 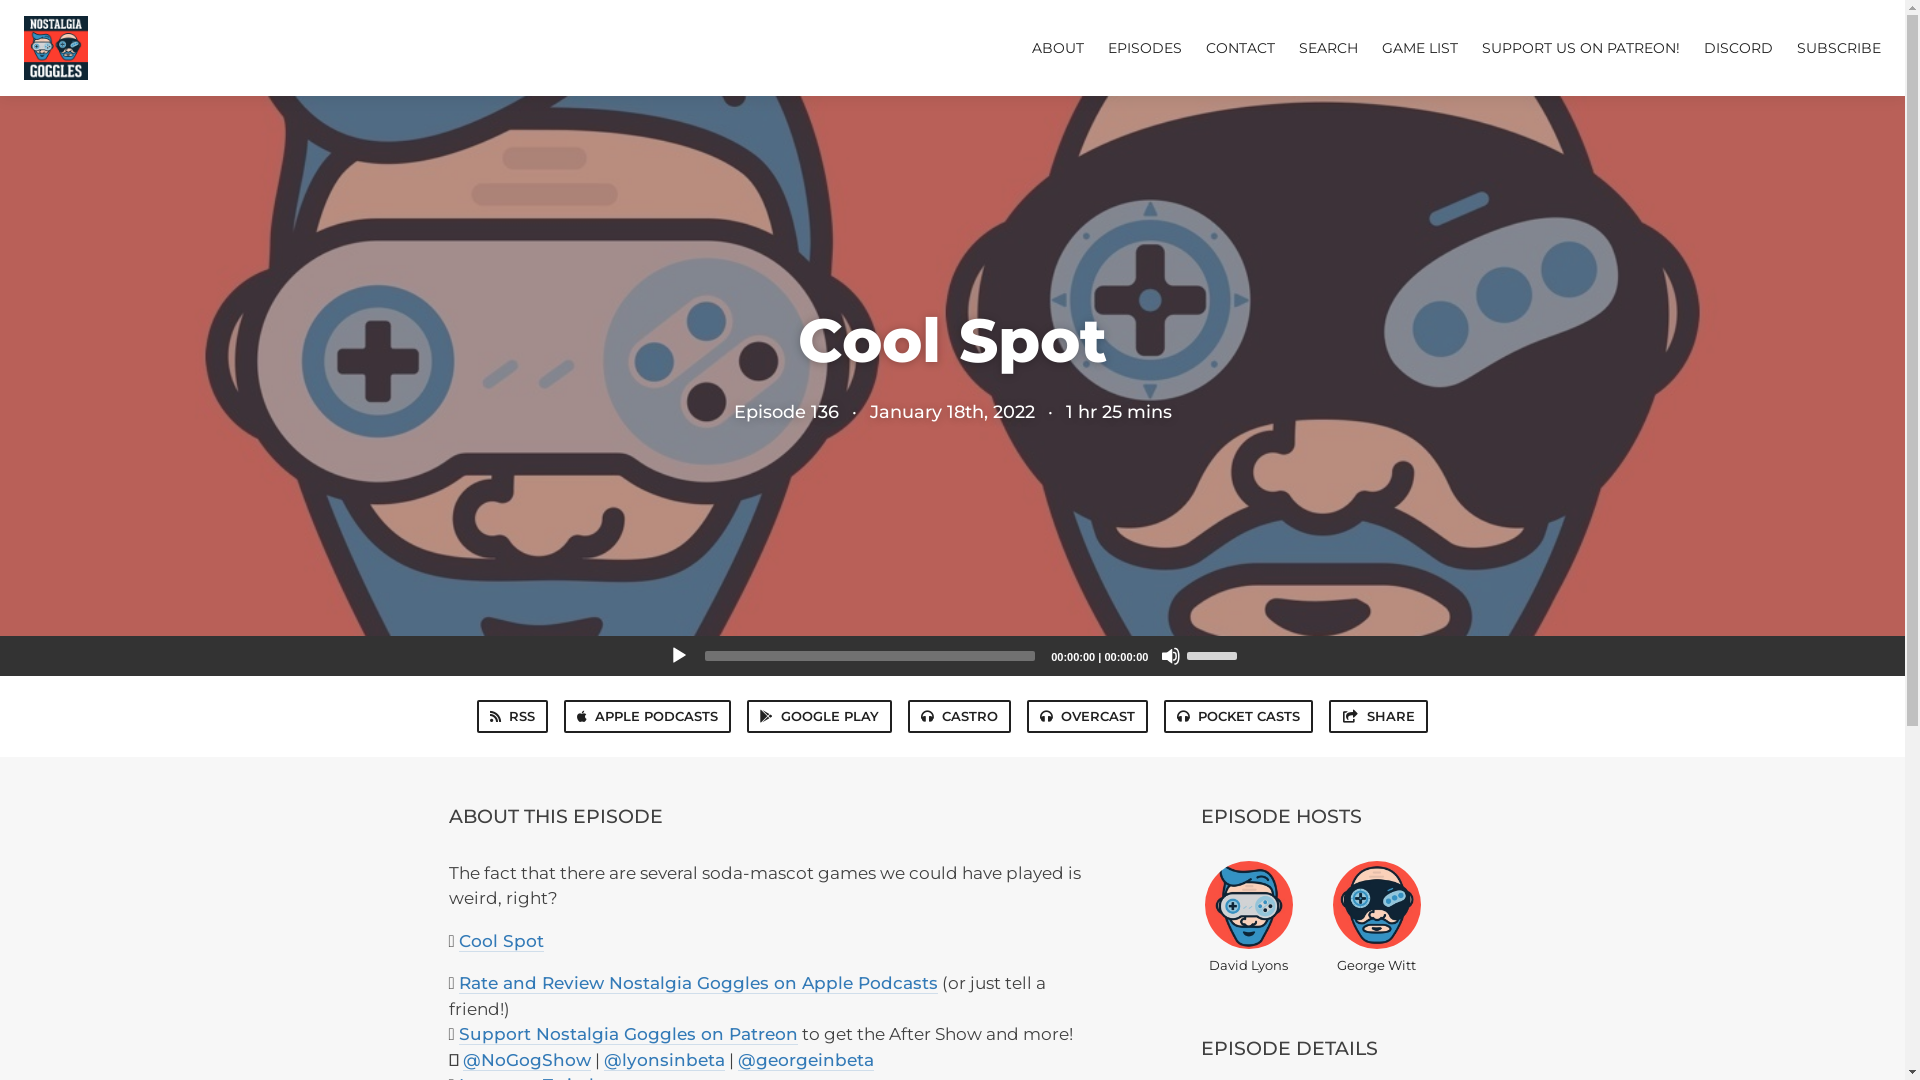 What do you see at coordinates (1838, 46) in the screenshot?
I see `'SUBSCRIBE'` at bounding box center [1838, 46].